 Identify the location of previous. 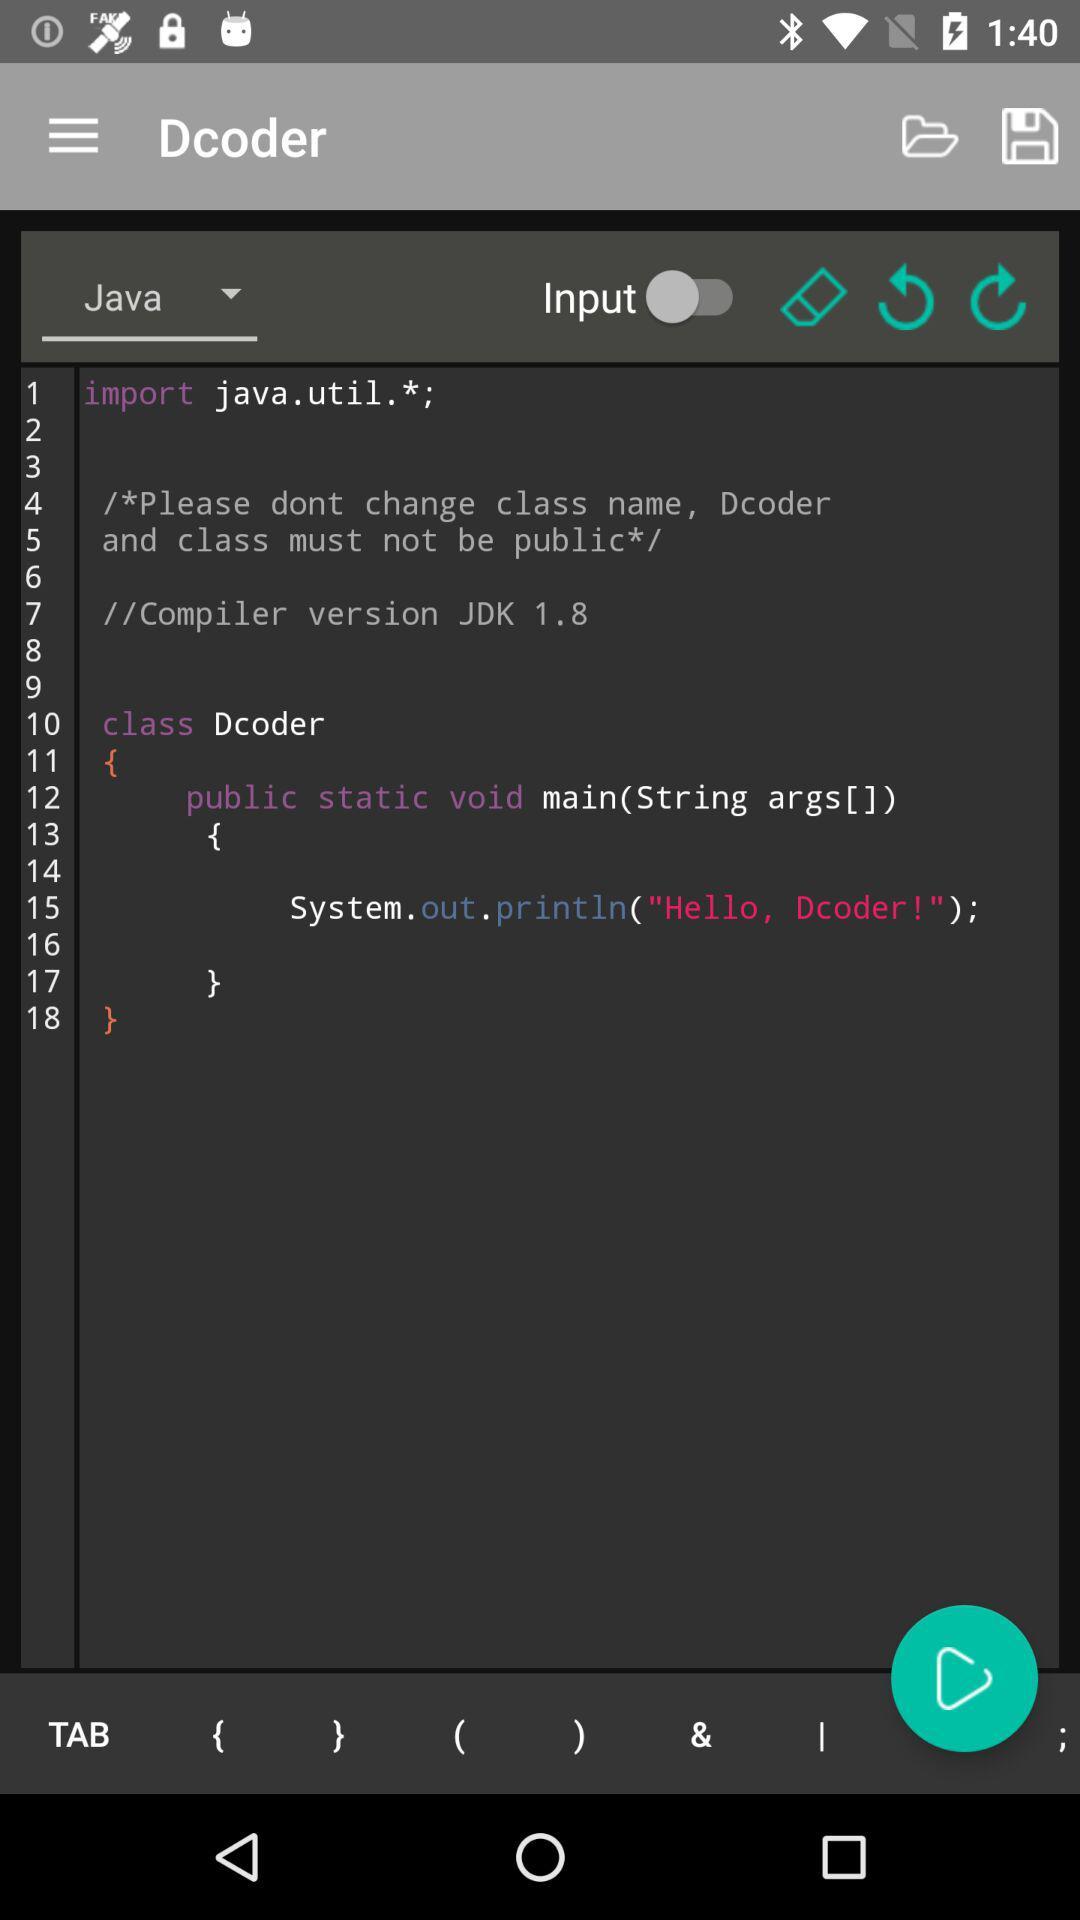
(906, 295).